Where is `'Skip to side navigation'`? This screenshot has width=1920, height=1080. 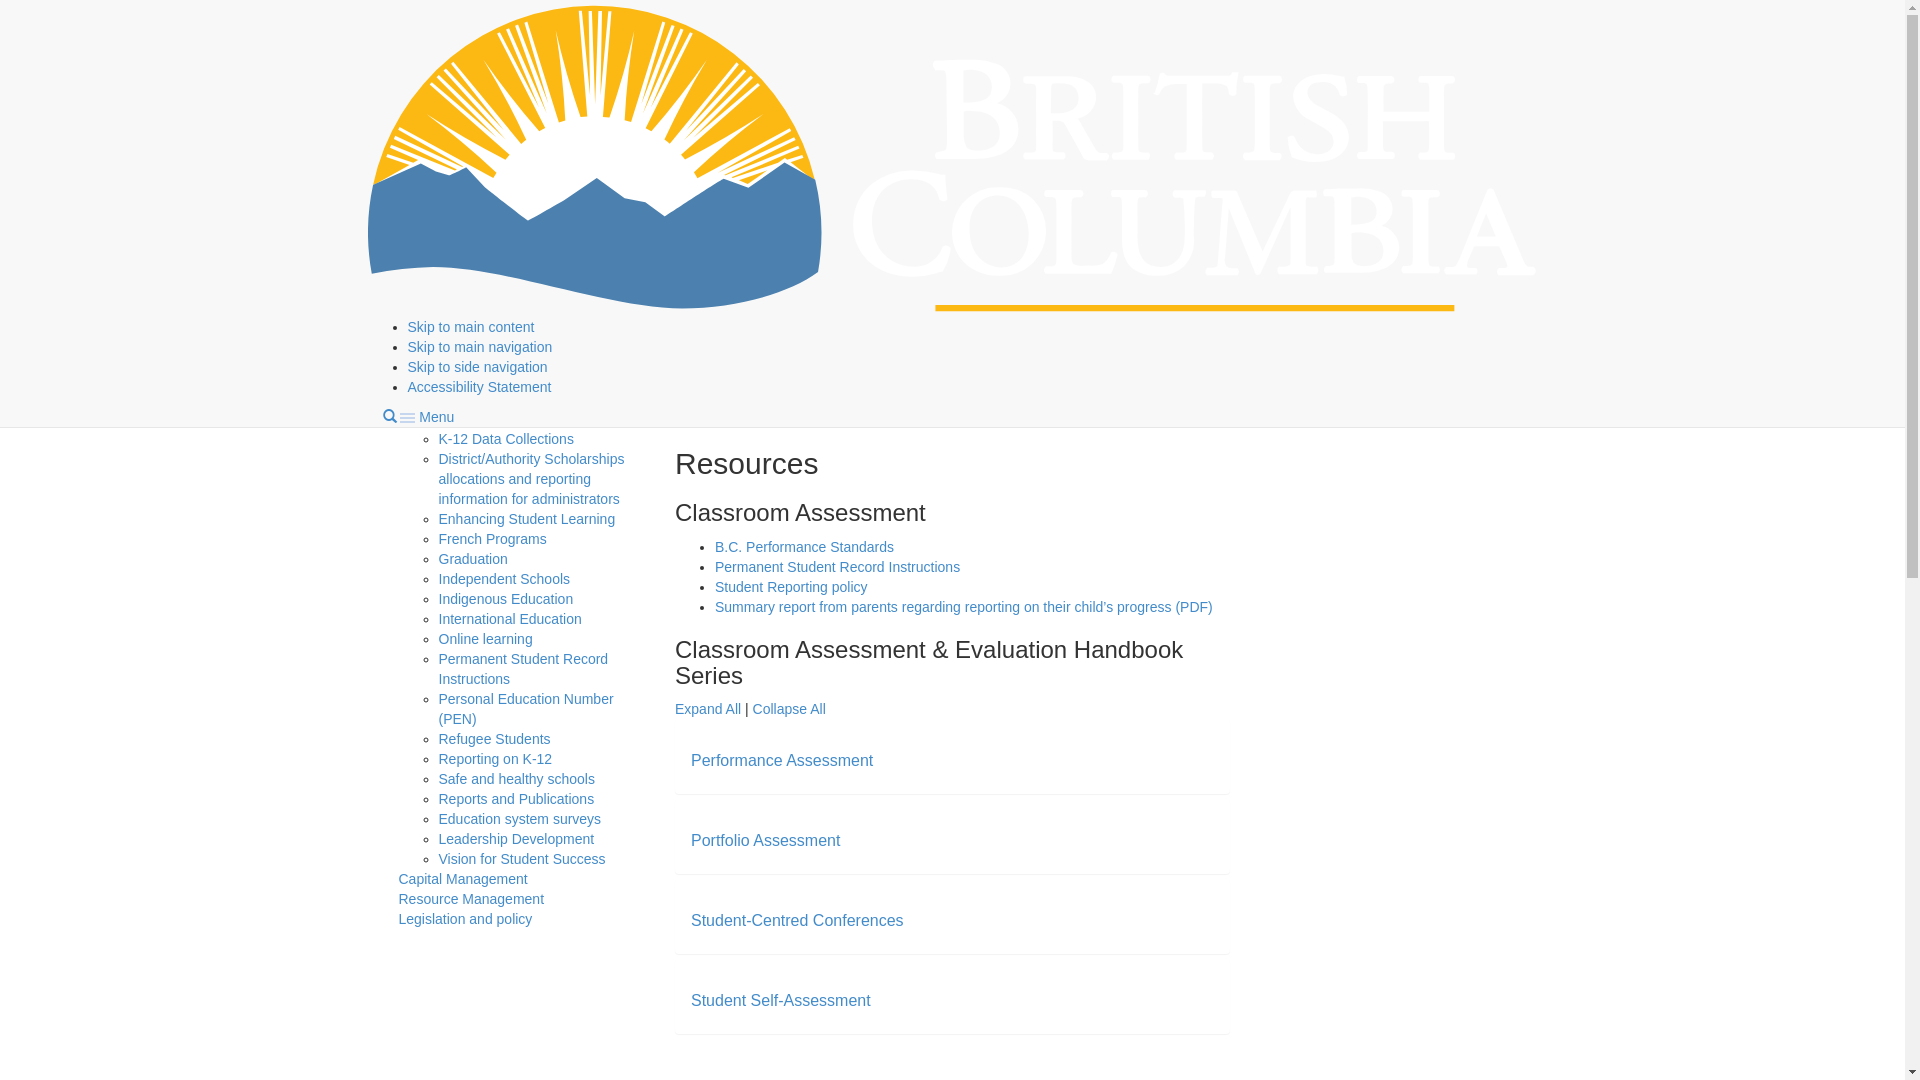
'Skip to side navigation' is located at coordinates (477, 366).